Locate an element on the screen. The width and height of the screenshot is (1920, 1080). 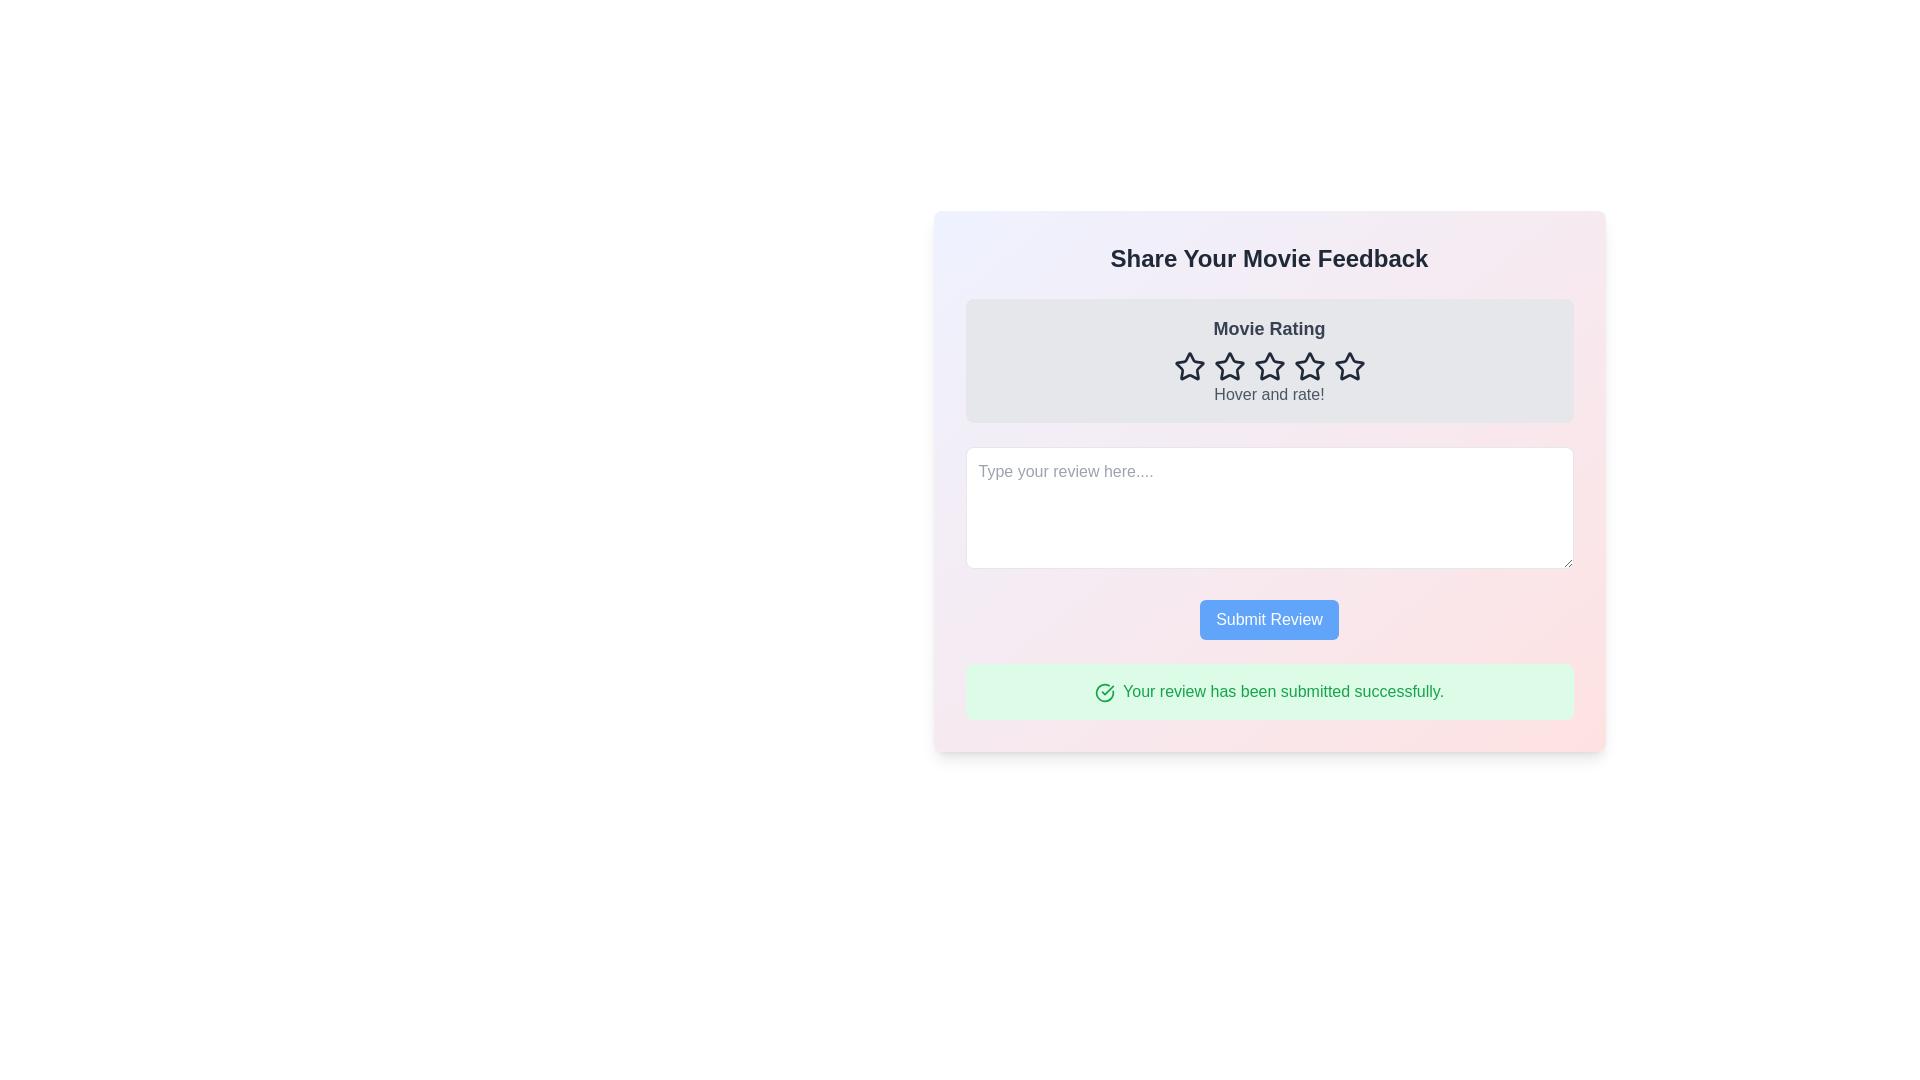
the third star icon in the interactive rating control is located at coordinates (1267, 366).